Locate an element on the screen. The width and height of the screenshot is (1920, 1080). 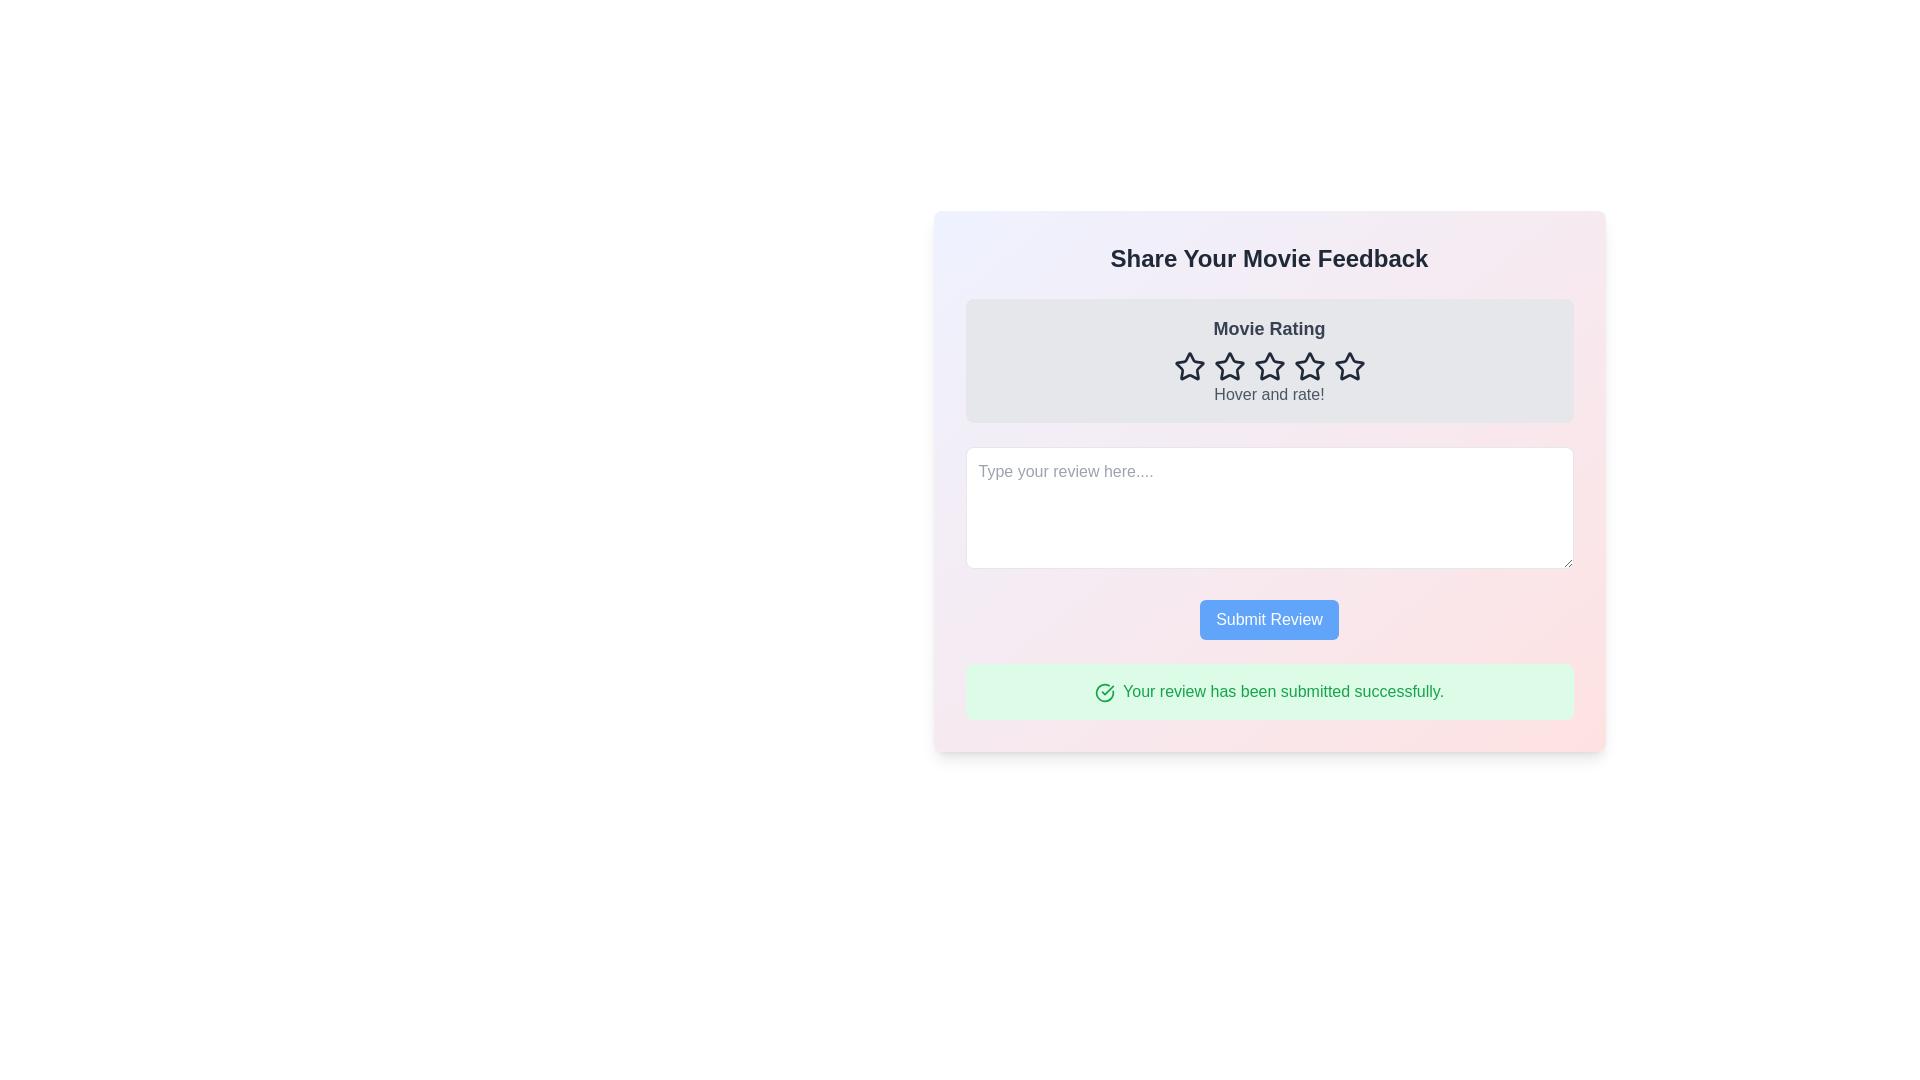
the third star icon in the interactive rating control is located at coordinates (1267, 366).